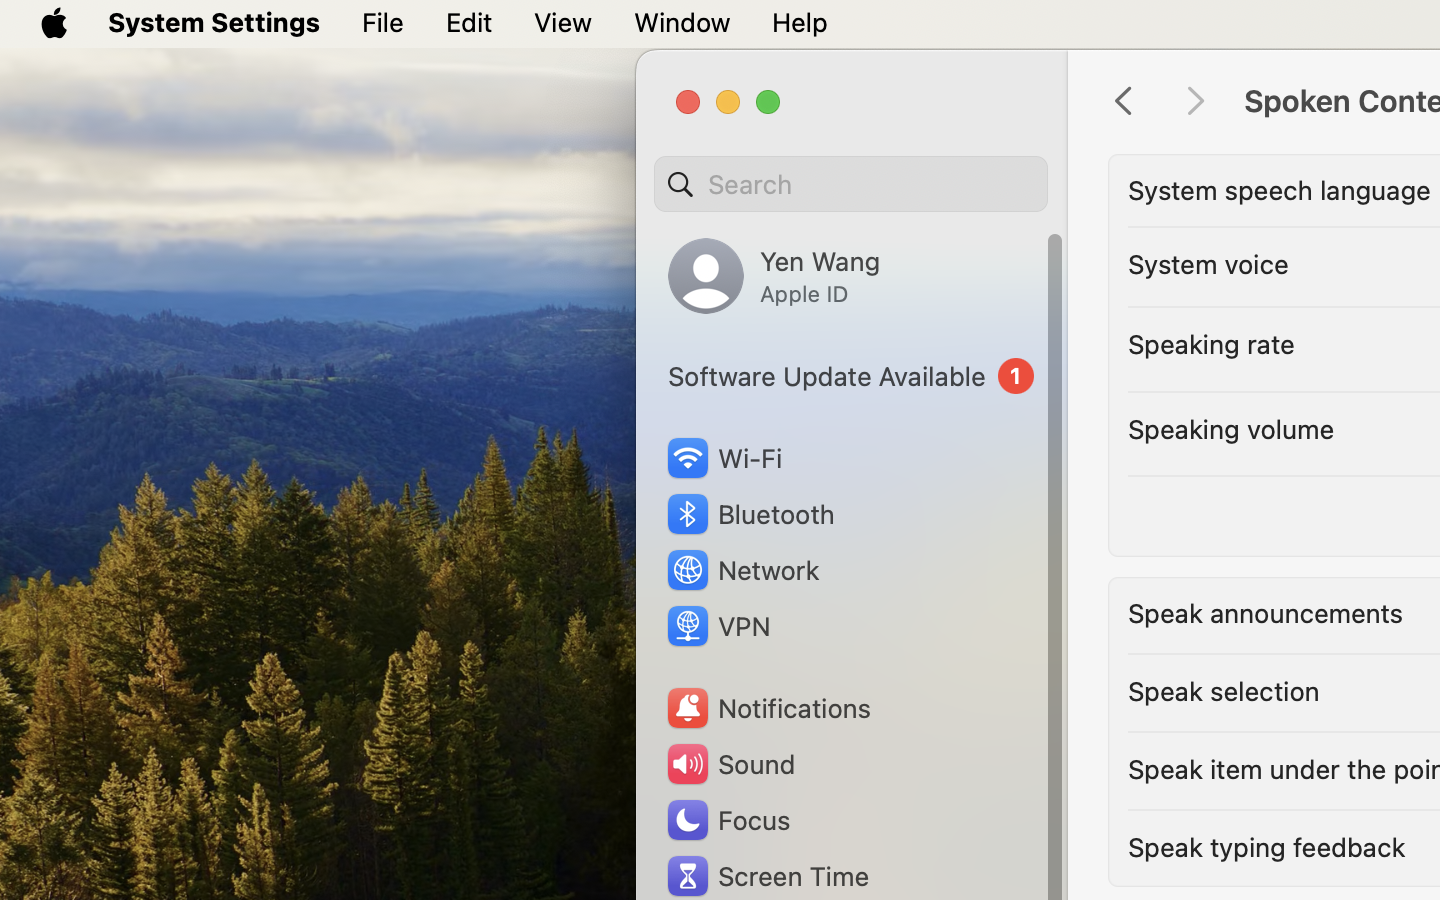 Image resolution: width=1440 pixels, height=900 pixels. I want to click on 'Sound', so click(728, 763).